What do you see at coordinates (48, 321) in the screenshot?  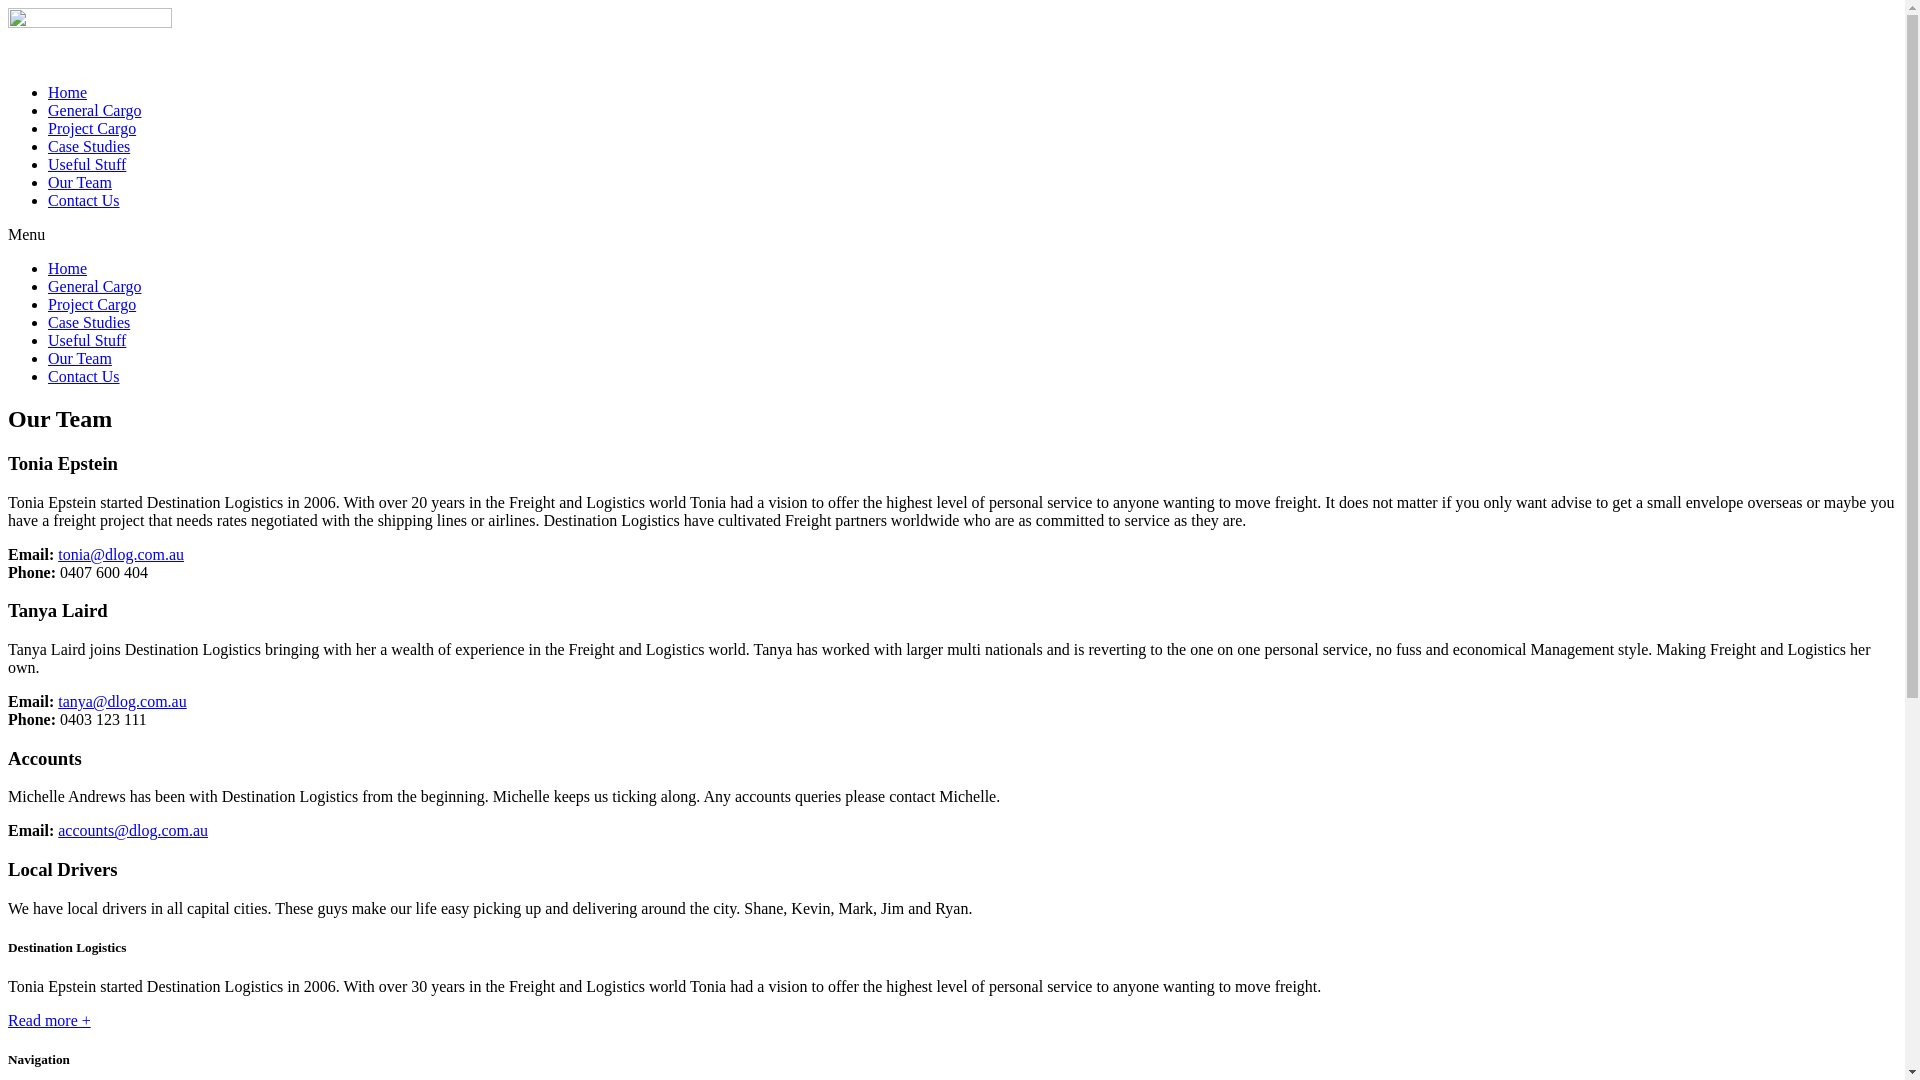 I see `'Case Studies'` at bounding box center [48, 321].